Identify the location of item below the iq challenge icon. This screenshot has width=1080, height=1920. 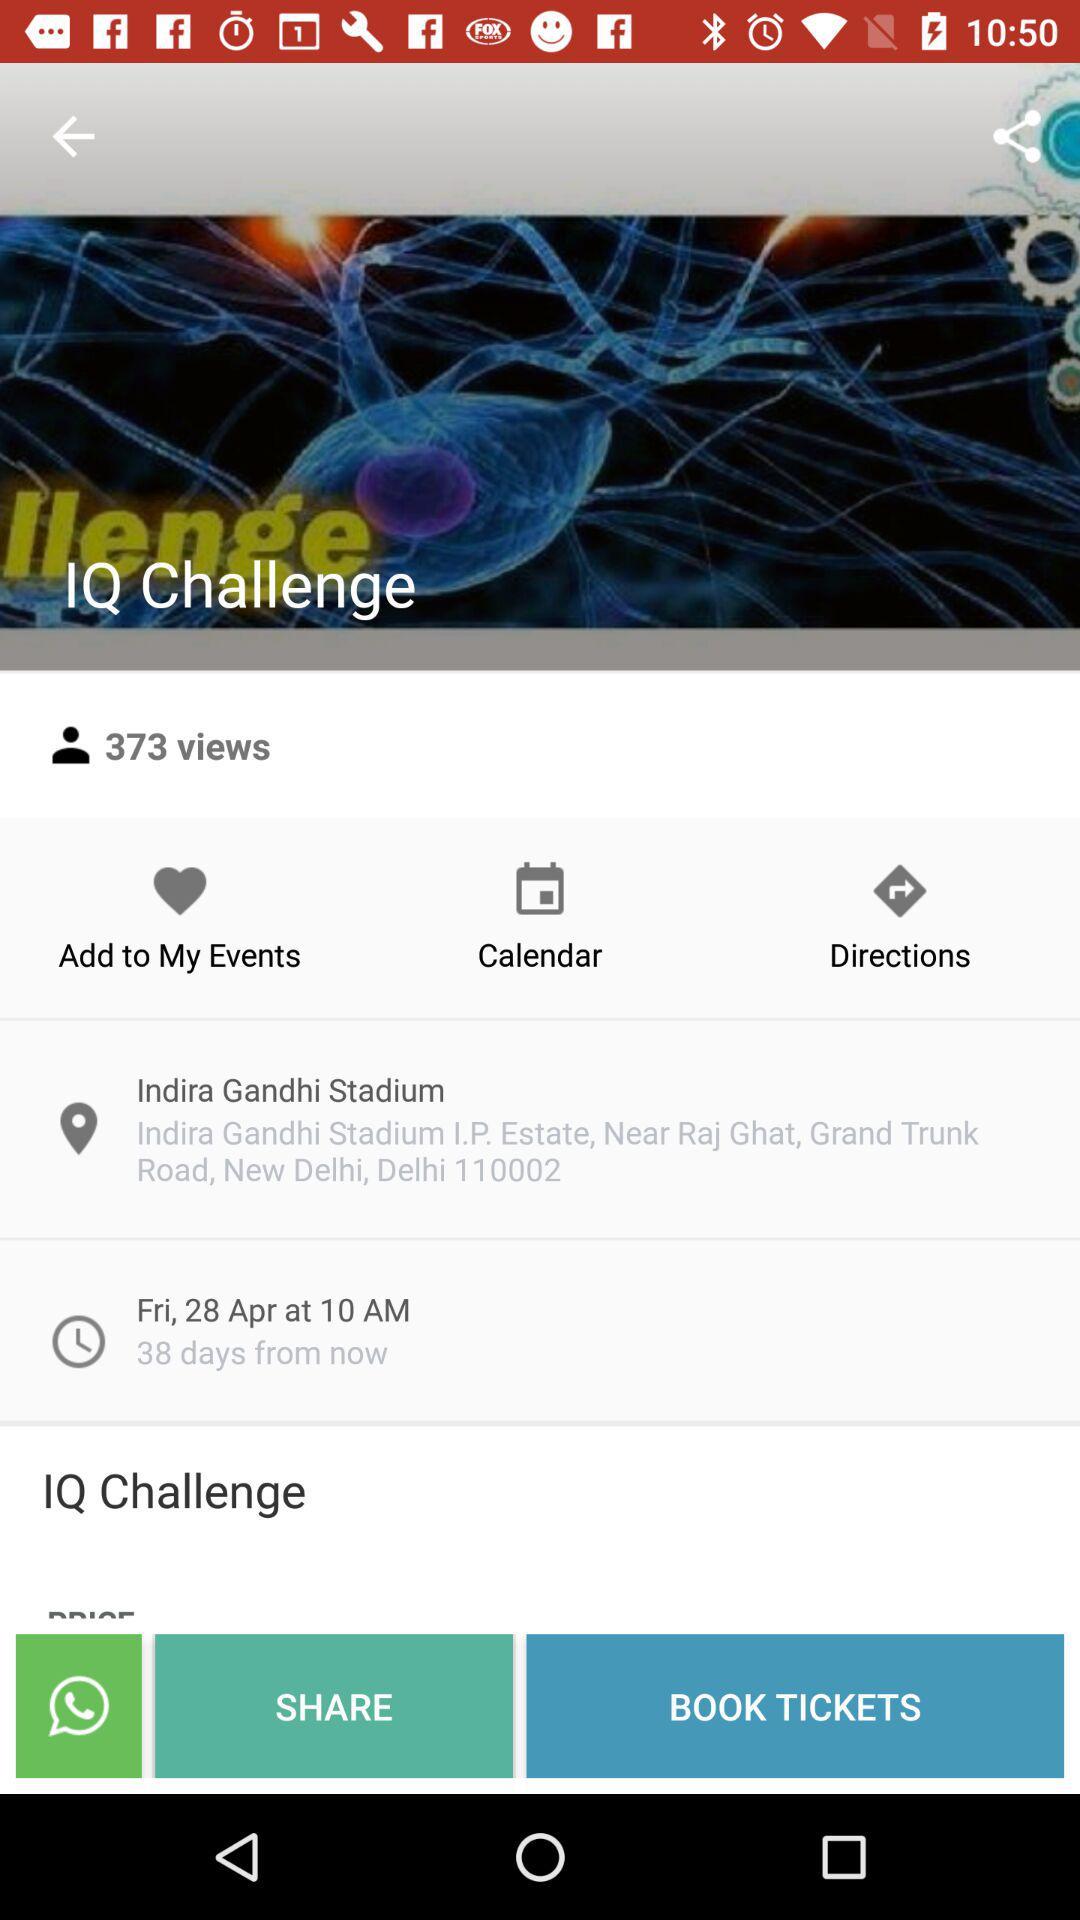
(77, 1705).